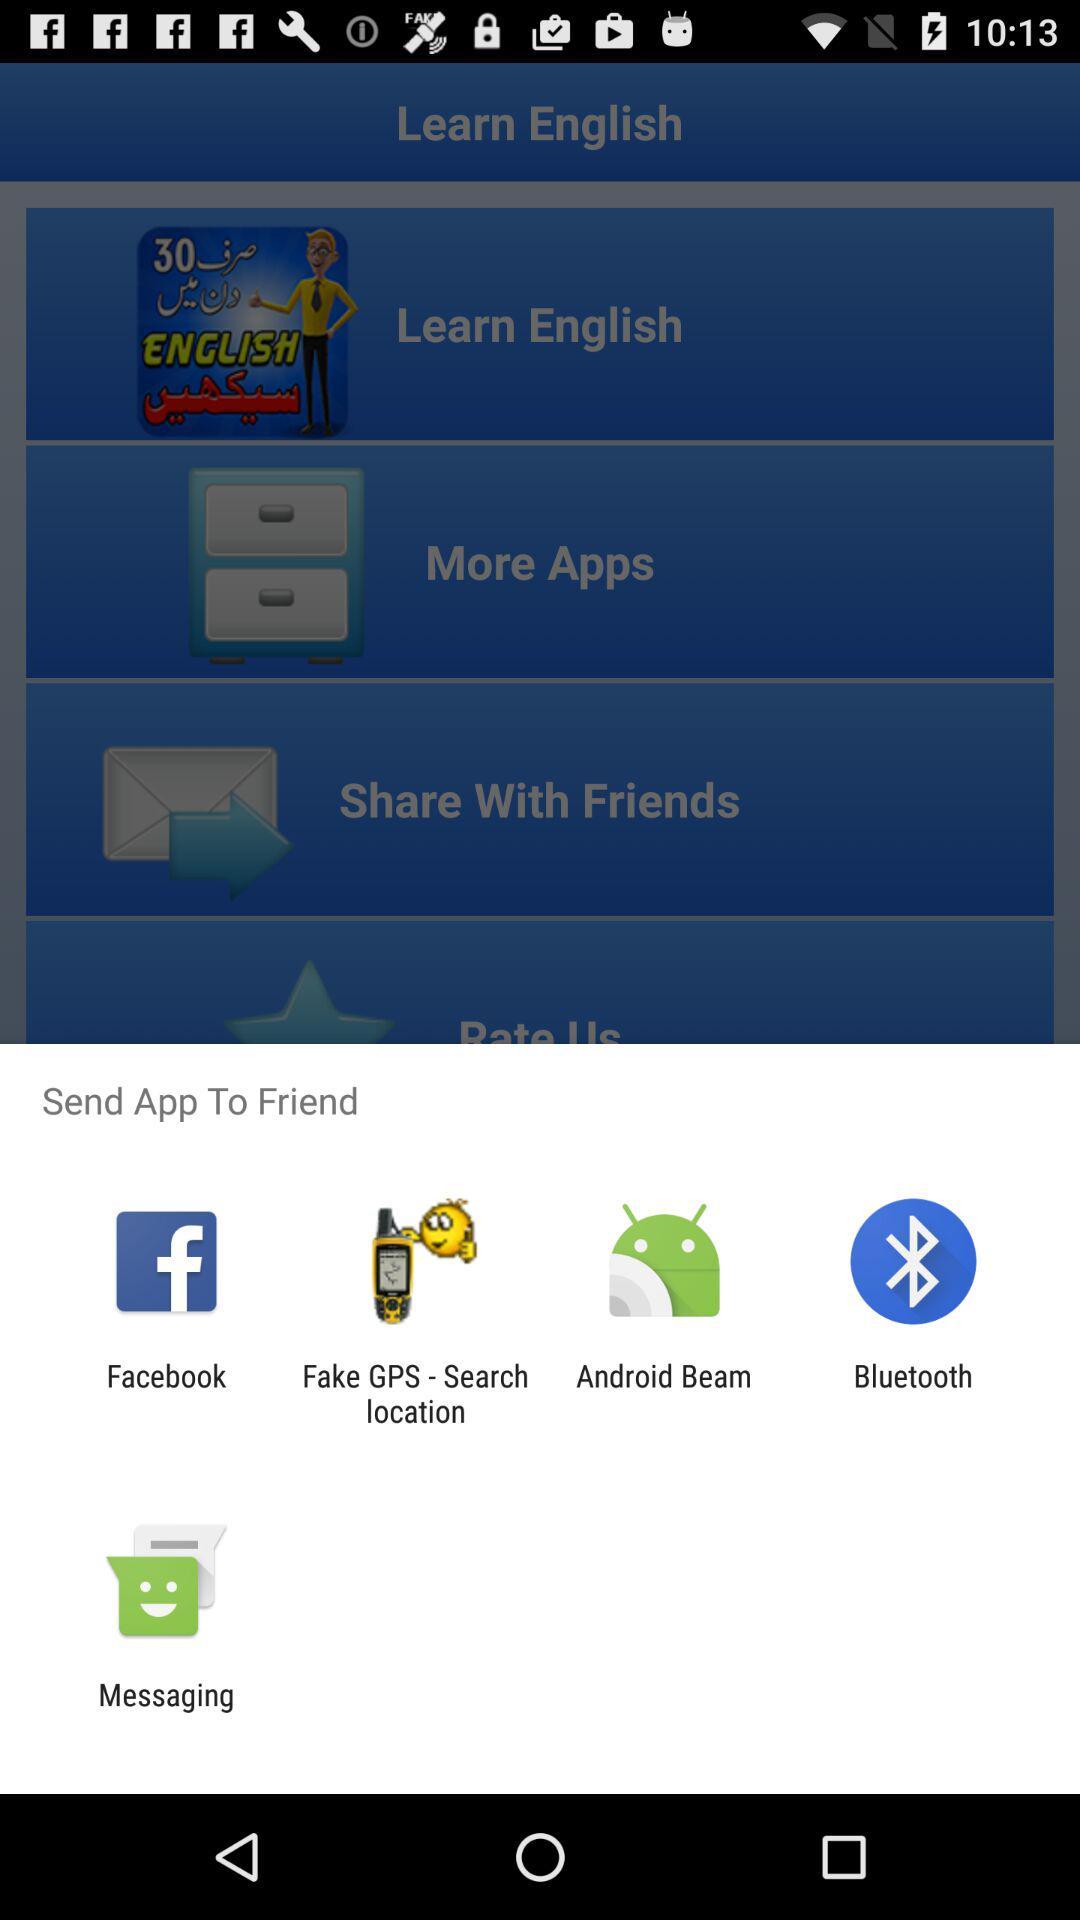 This screenshot has height=1920, width=1080. I want to click on app next to the bluetooth icon, so click(664, 1392).